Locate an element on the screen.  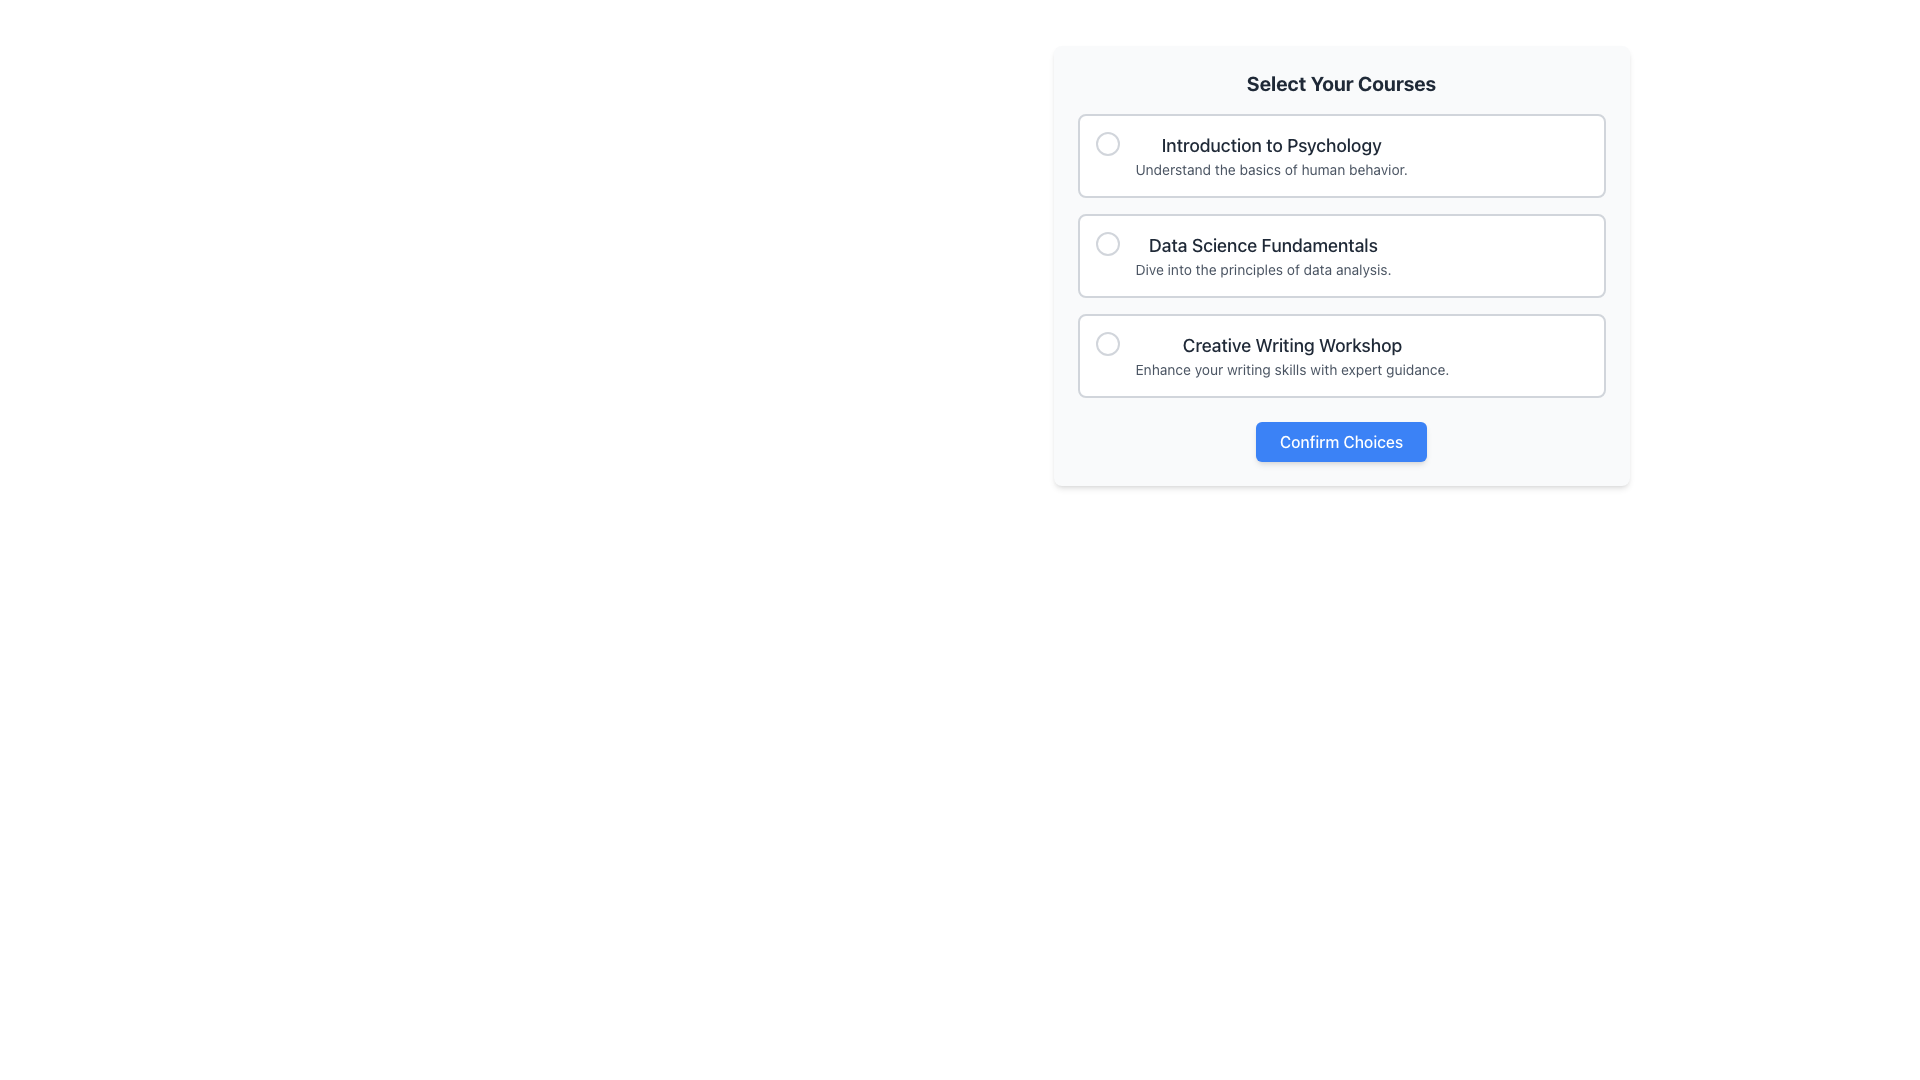
the circular radio button located to the left of the text 'Creative Writing Workshop' is located at coordinates (1106, 342).